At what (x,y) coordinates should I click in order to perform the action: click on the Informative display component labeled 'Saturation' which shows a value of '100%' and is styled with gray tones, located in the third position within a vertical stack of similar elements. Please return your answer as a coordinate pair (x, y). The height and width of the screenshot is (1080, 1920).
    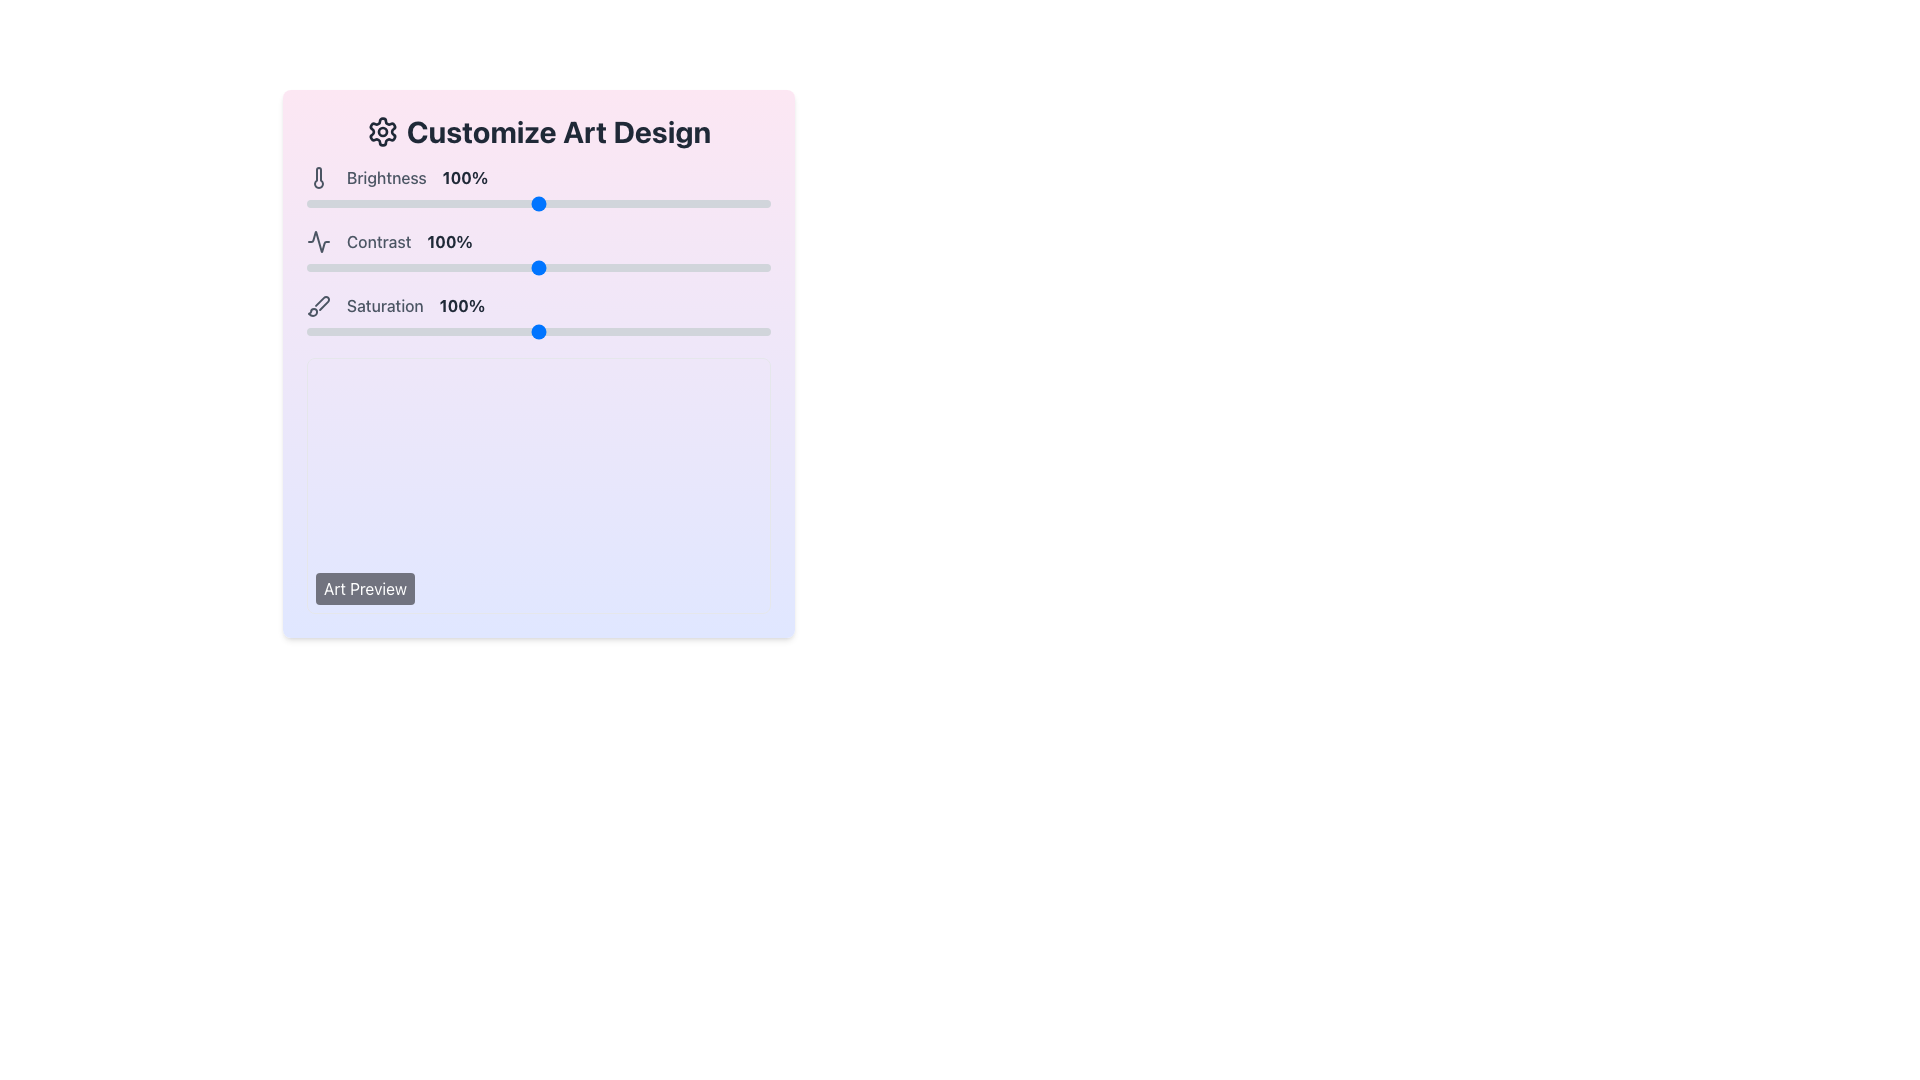
    Looking at the image, I should click on (538, 305).